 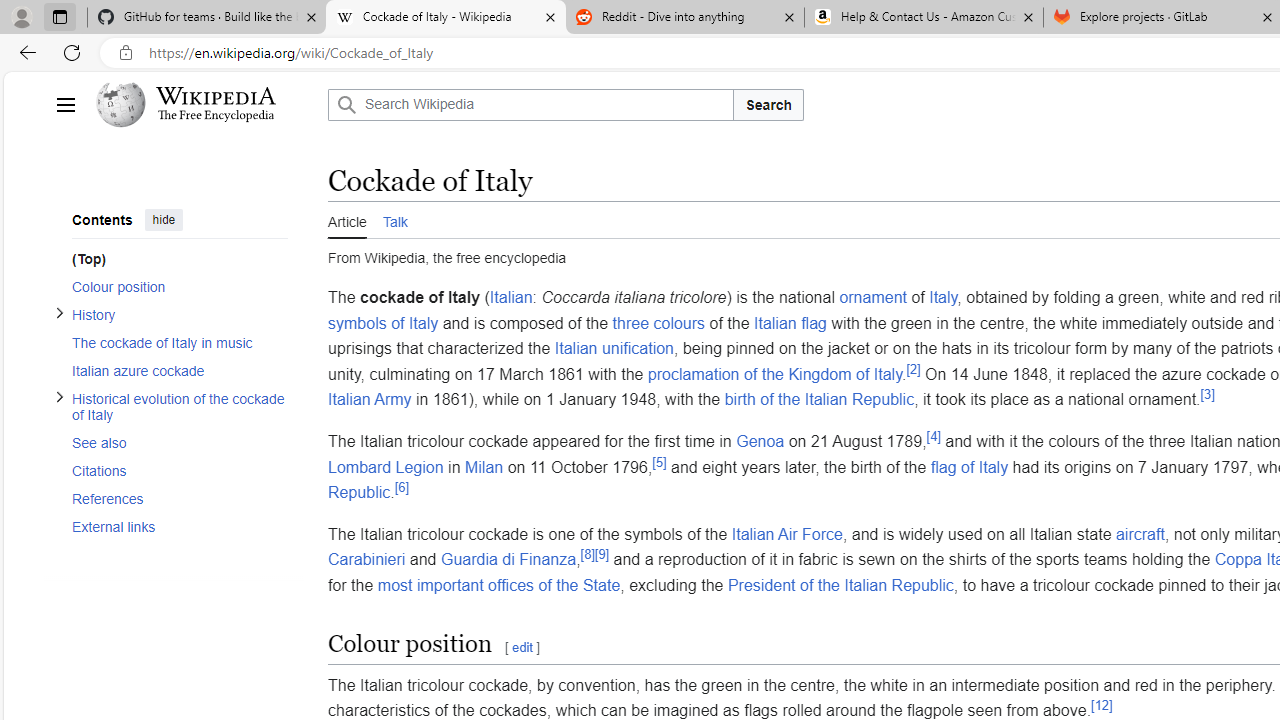 What do you see at coordinates (385, 466) in the screenshot?
I see `'Lombard Legion'` at bounding box center [385, 466].